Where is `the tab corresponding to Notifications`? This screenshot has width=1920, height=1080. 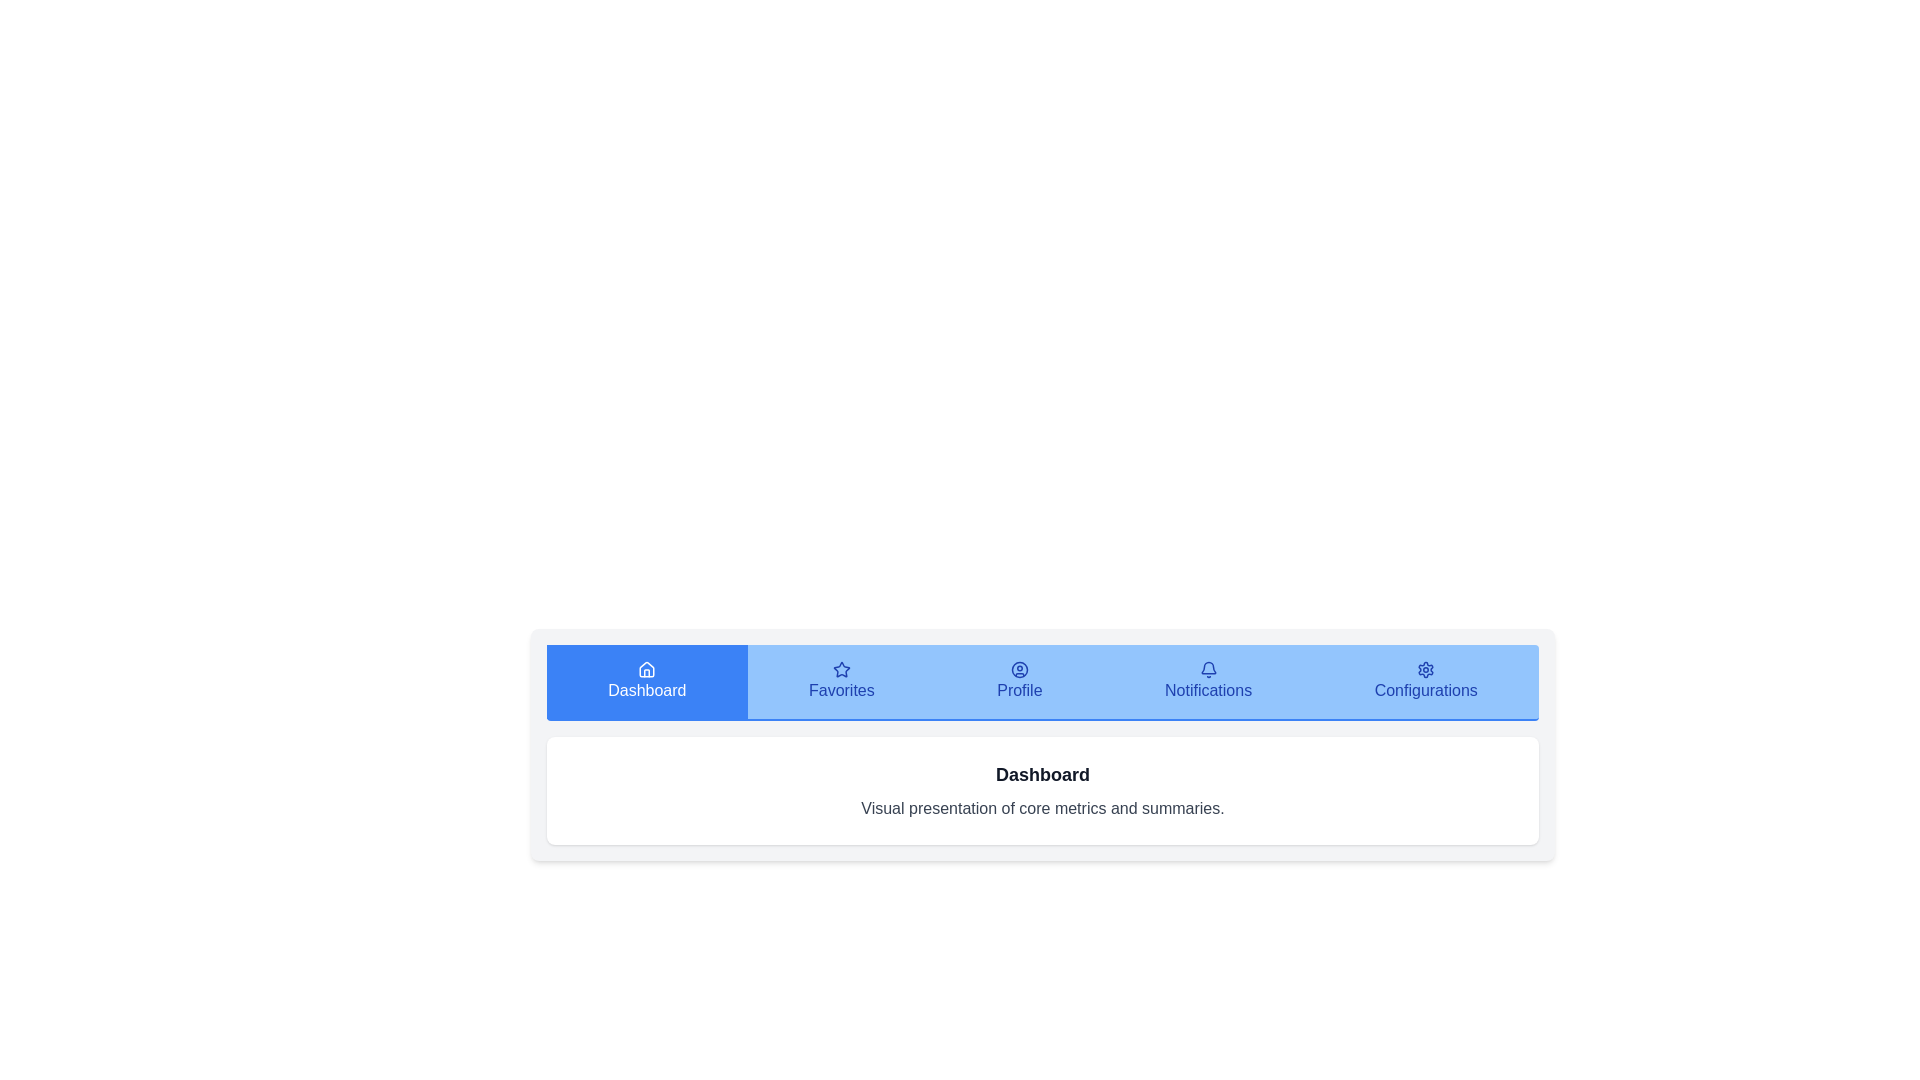 the tab corresponding to Notifications is located at coordinates (1207, 681).